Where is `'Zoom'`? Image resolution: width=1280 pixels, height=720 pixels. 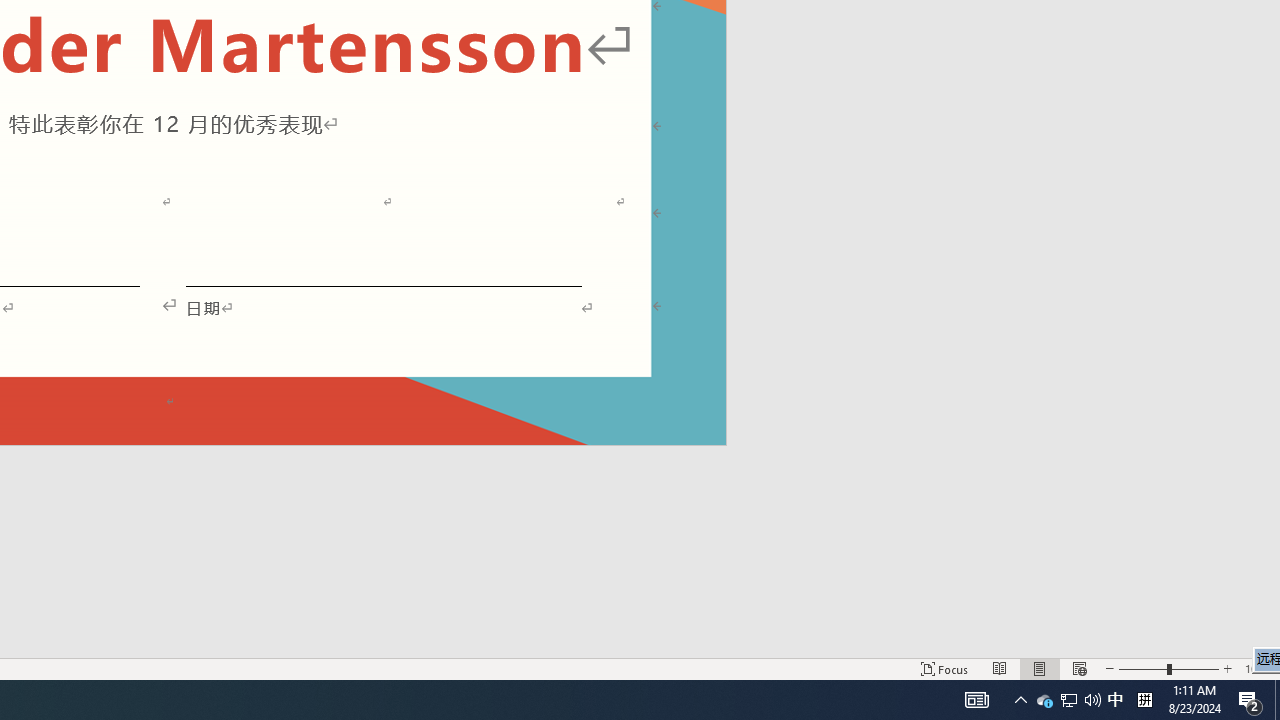 'Zoom' is located at coordinates (1168, 669).